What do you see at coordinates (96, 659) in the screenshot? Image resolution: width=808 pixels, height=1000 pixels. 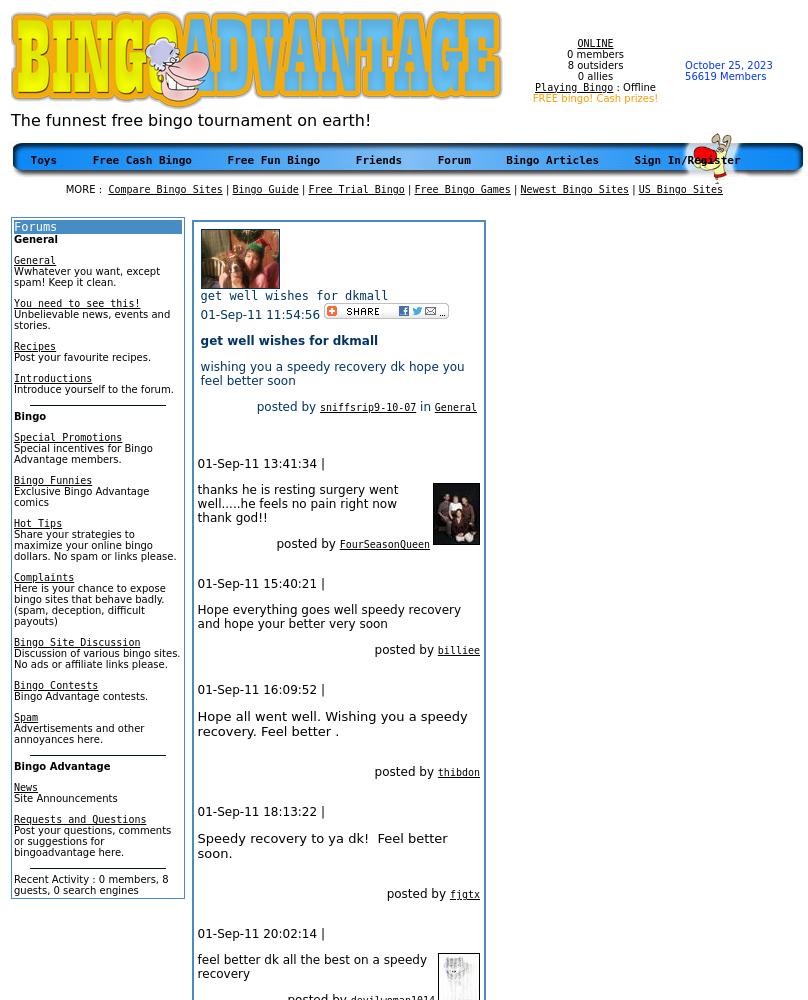 I see `'Discussion of various bingo sites.
No ads or affiliate links please.'` at bounding box center [96, 659].